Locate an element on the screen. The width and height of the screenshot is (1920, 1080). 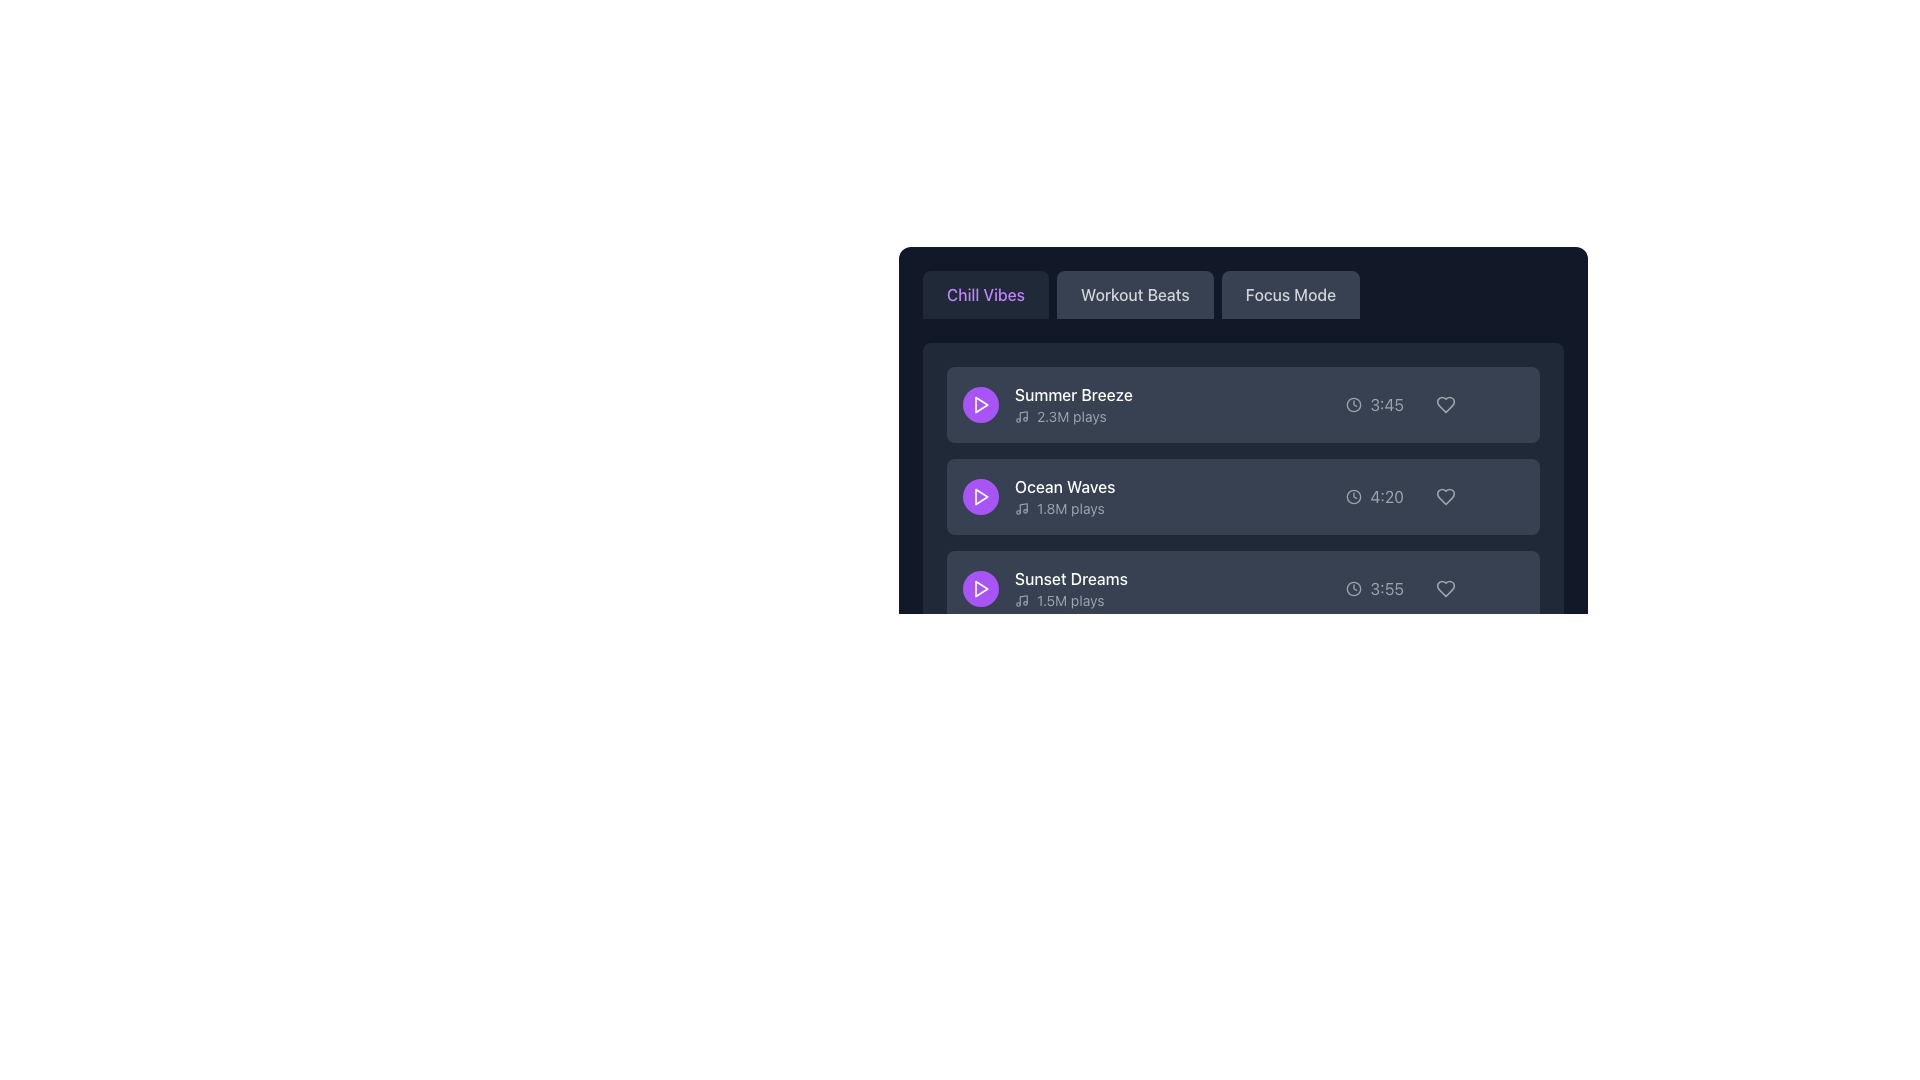
the label displaying information about the music track, located as the second item in the list, positioned below 'Summer Breeze' and above 'Sunset Dreams', to the right of the purple circular play button is located at coordinates (1064, 496).